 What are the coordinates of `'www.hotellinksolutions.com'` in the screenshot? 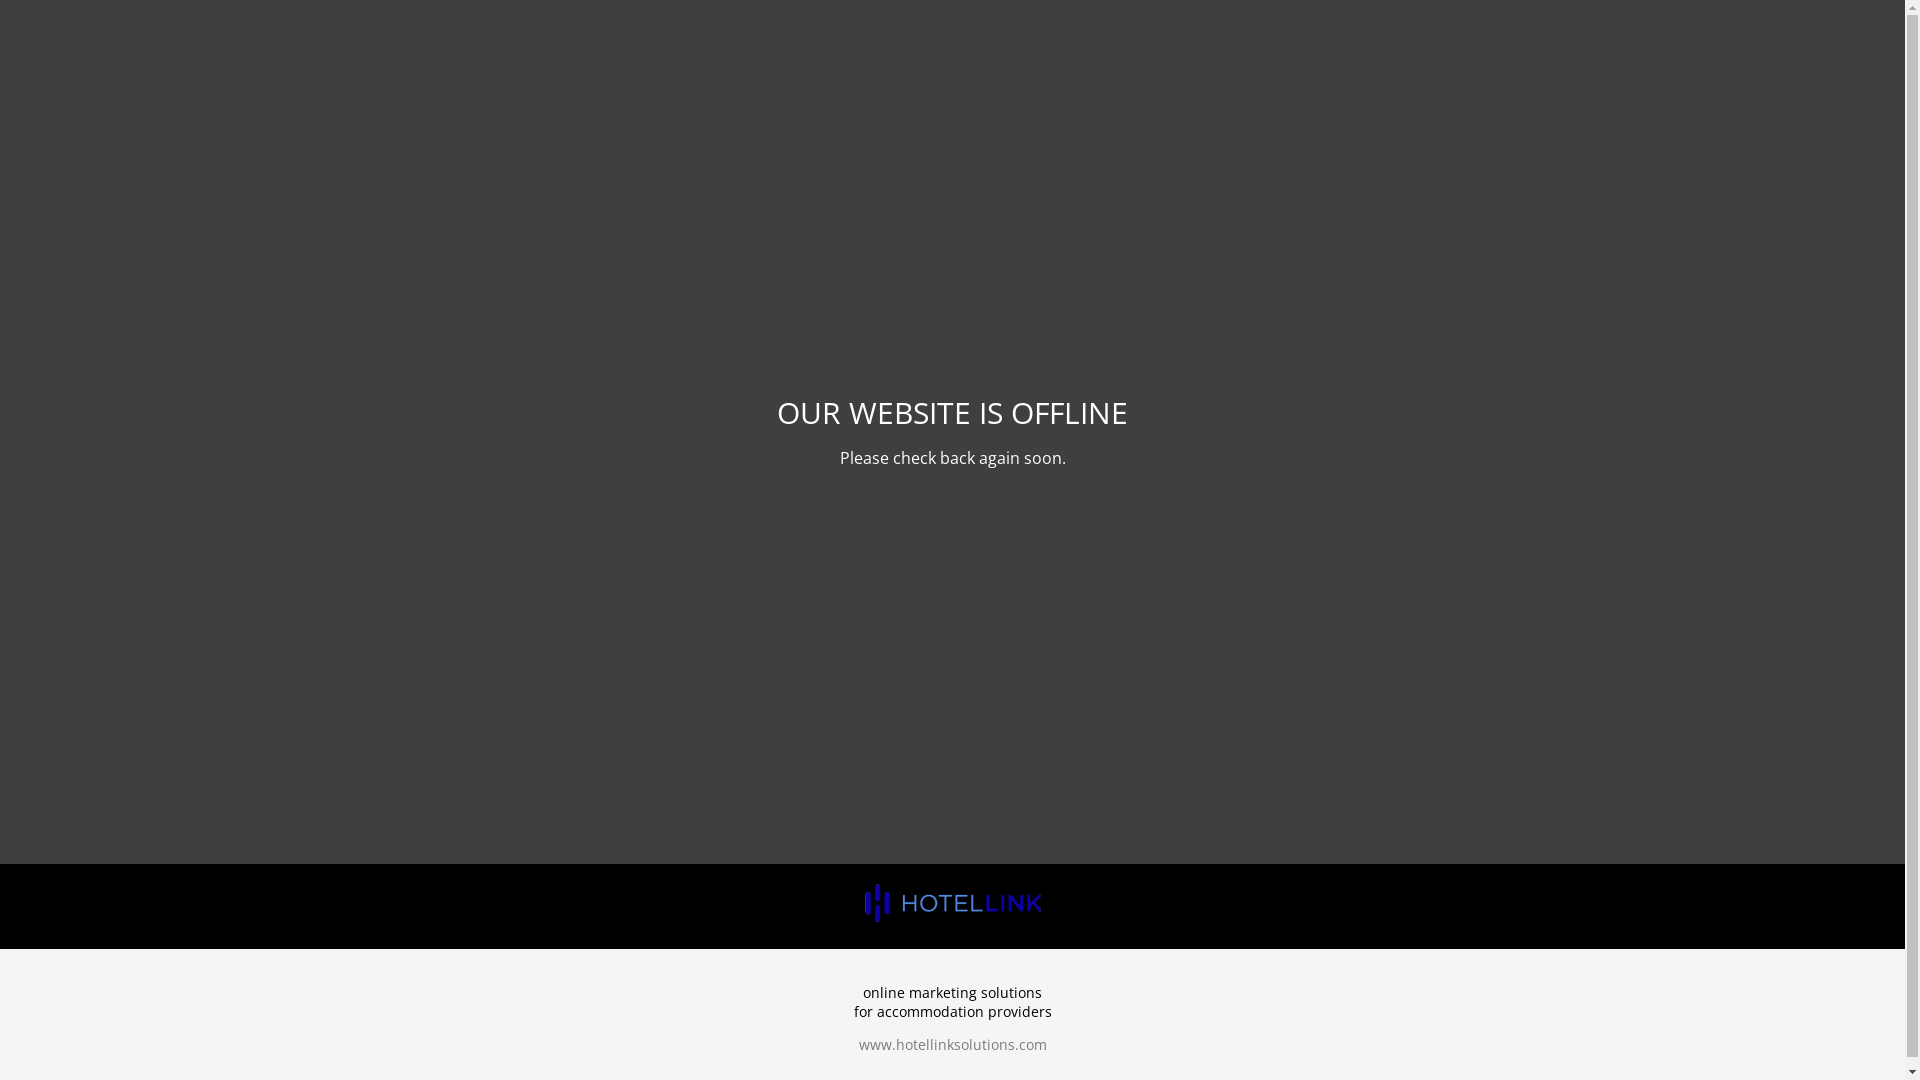 It's located at (950, 1043).